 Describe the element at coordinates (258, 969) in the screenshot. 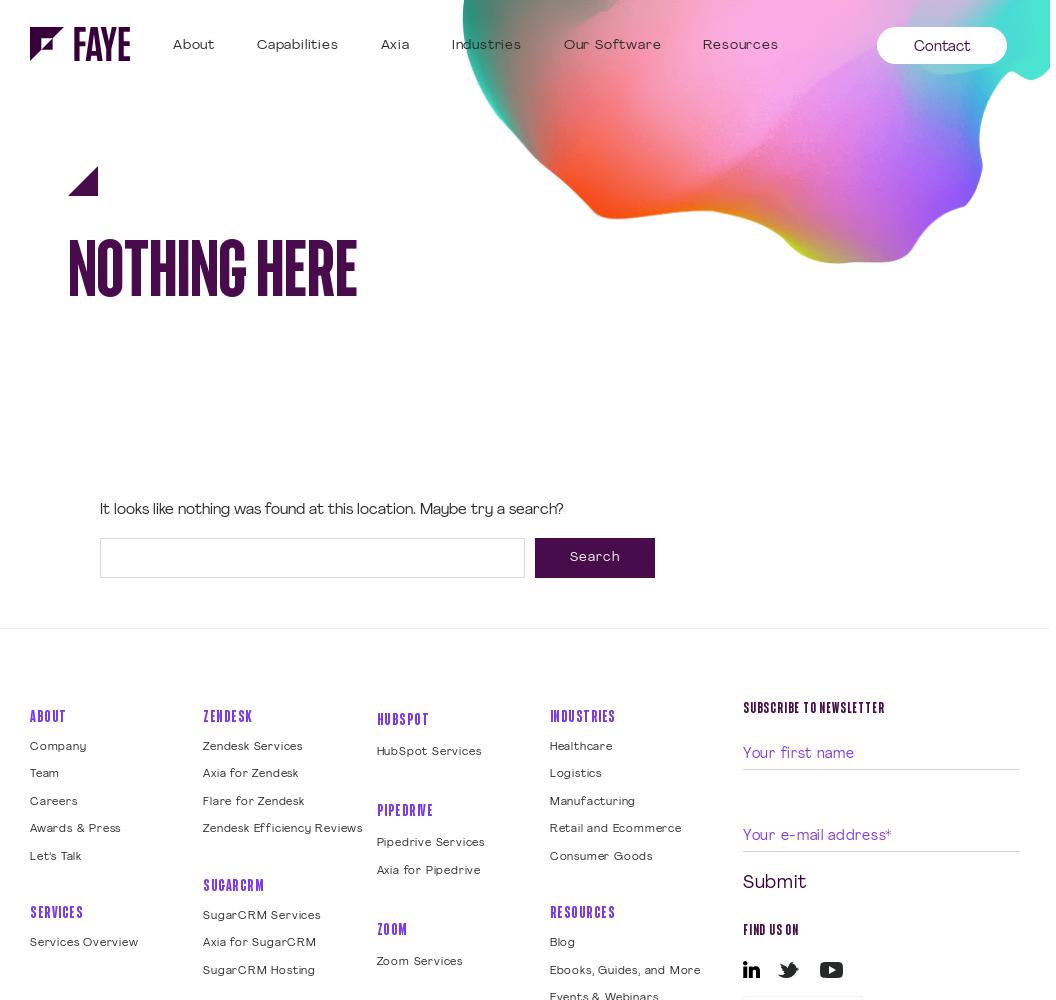

I see `'SugarCRM Hosting'` at that location.